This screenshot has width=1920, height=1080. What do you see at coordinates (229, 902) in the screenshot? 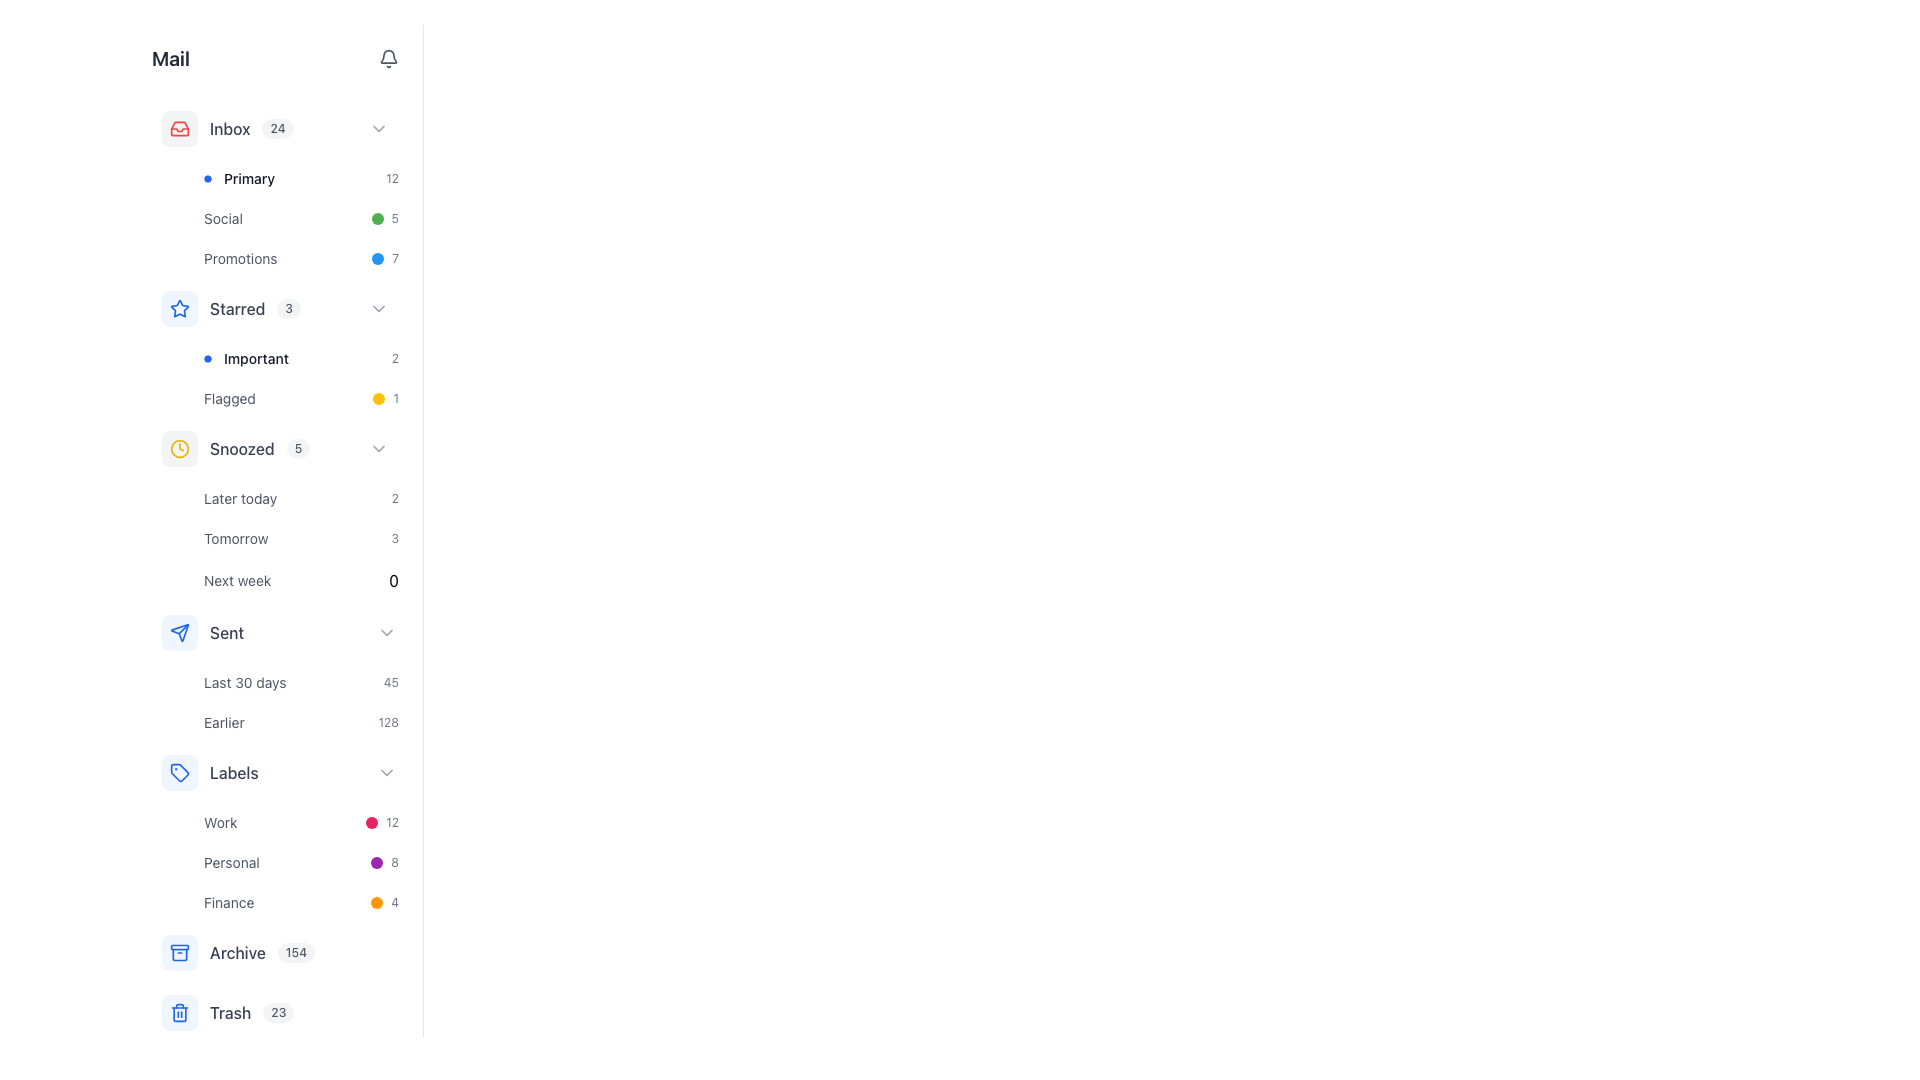
I see `the 'Finance' text label in the vertical navigation panel` at bounding box center [229, 902].